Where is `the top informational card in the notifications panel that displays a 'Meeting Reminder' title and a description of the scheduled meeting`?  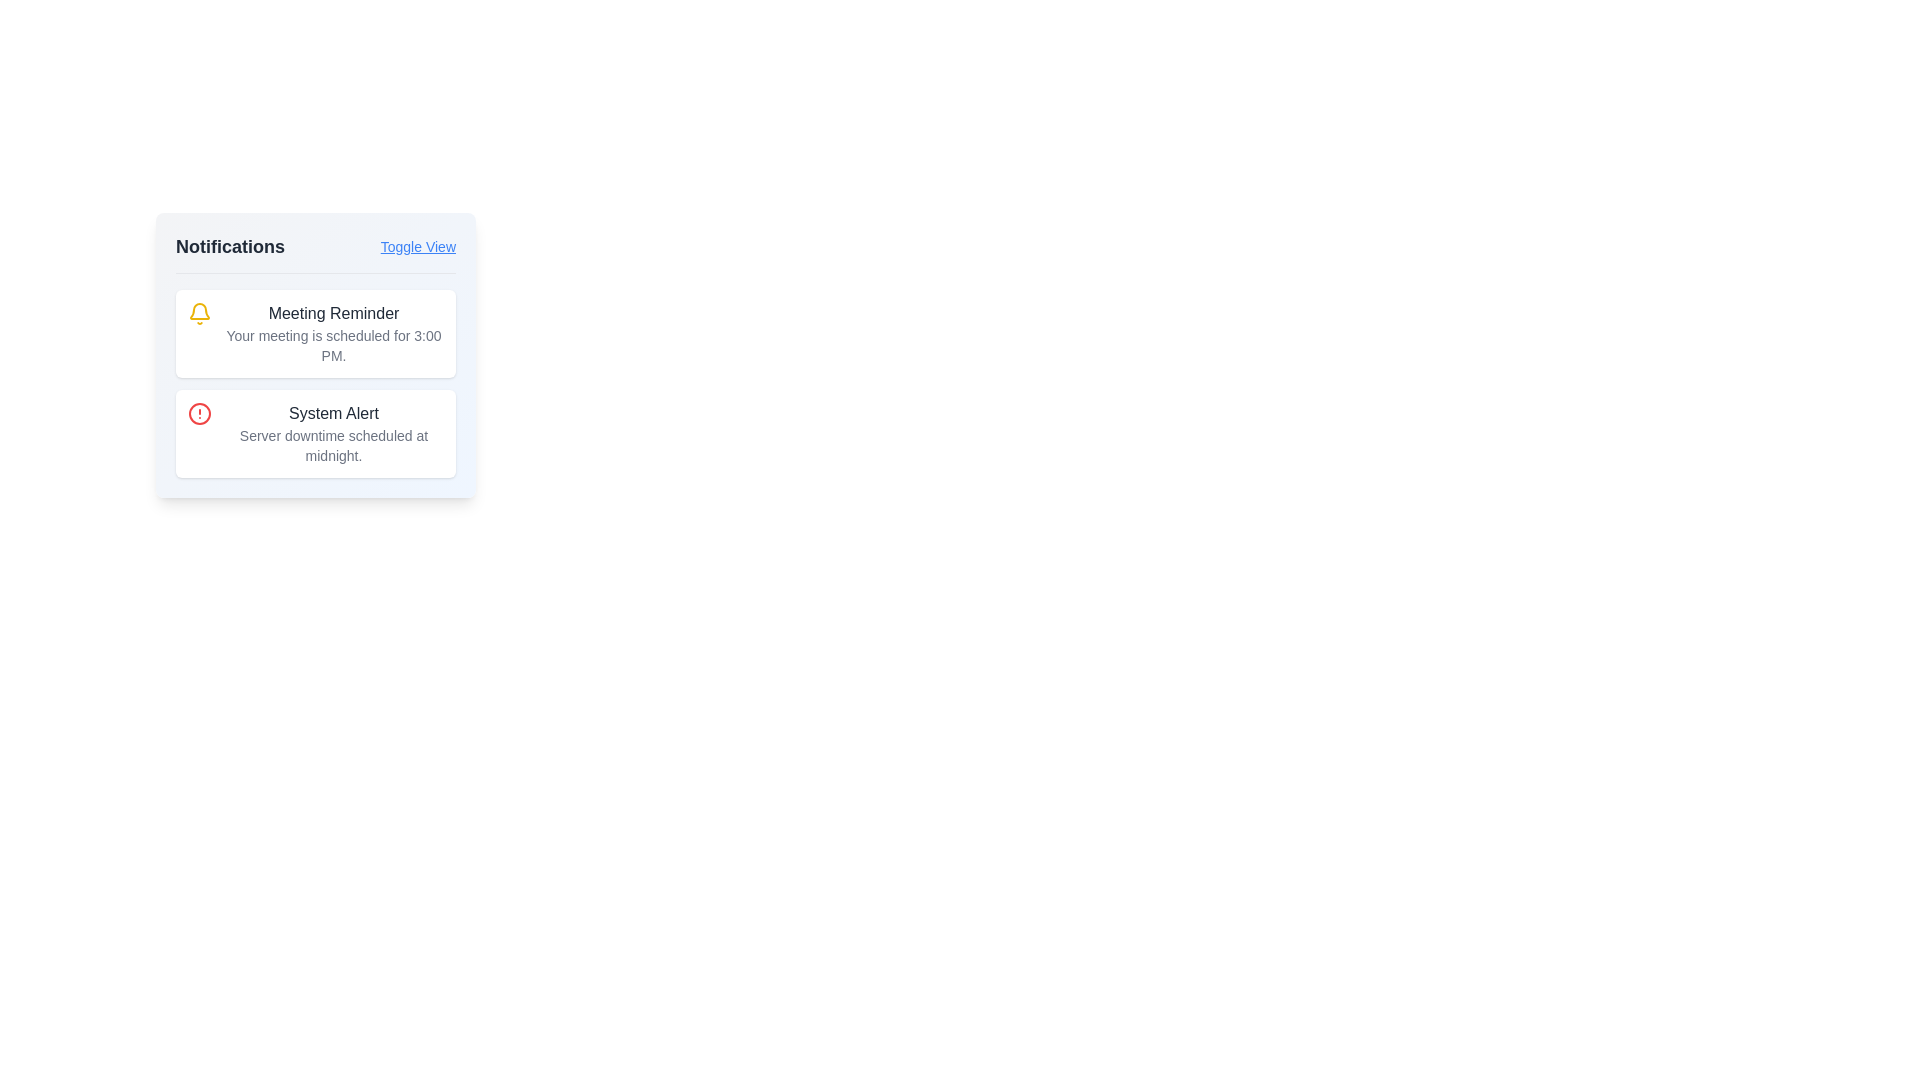
the top informational card in the notifications panel that displays a 'Meeting Reminder' title and a description of the scheduled meeting is located at coordinates (334, 333).